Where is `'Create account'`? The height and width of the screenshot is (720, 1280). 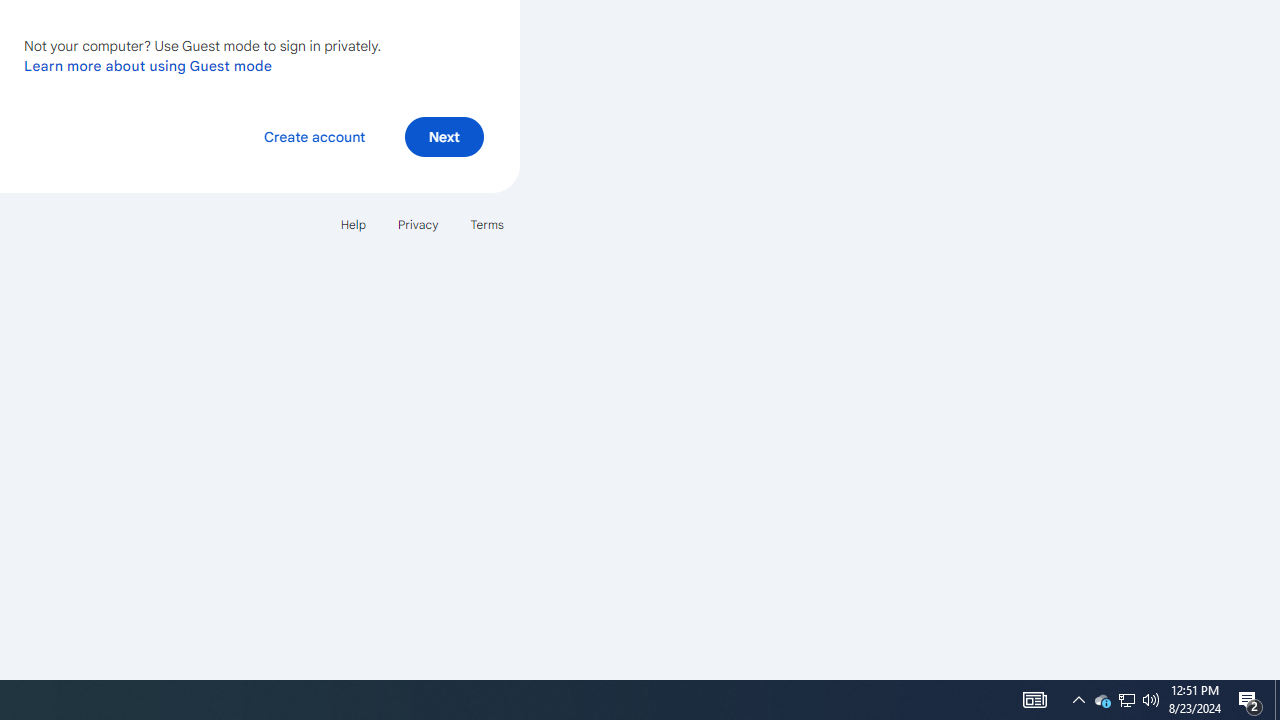 'Create account' is located at coordinates (313, 135).